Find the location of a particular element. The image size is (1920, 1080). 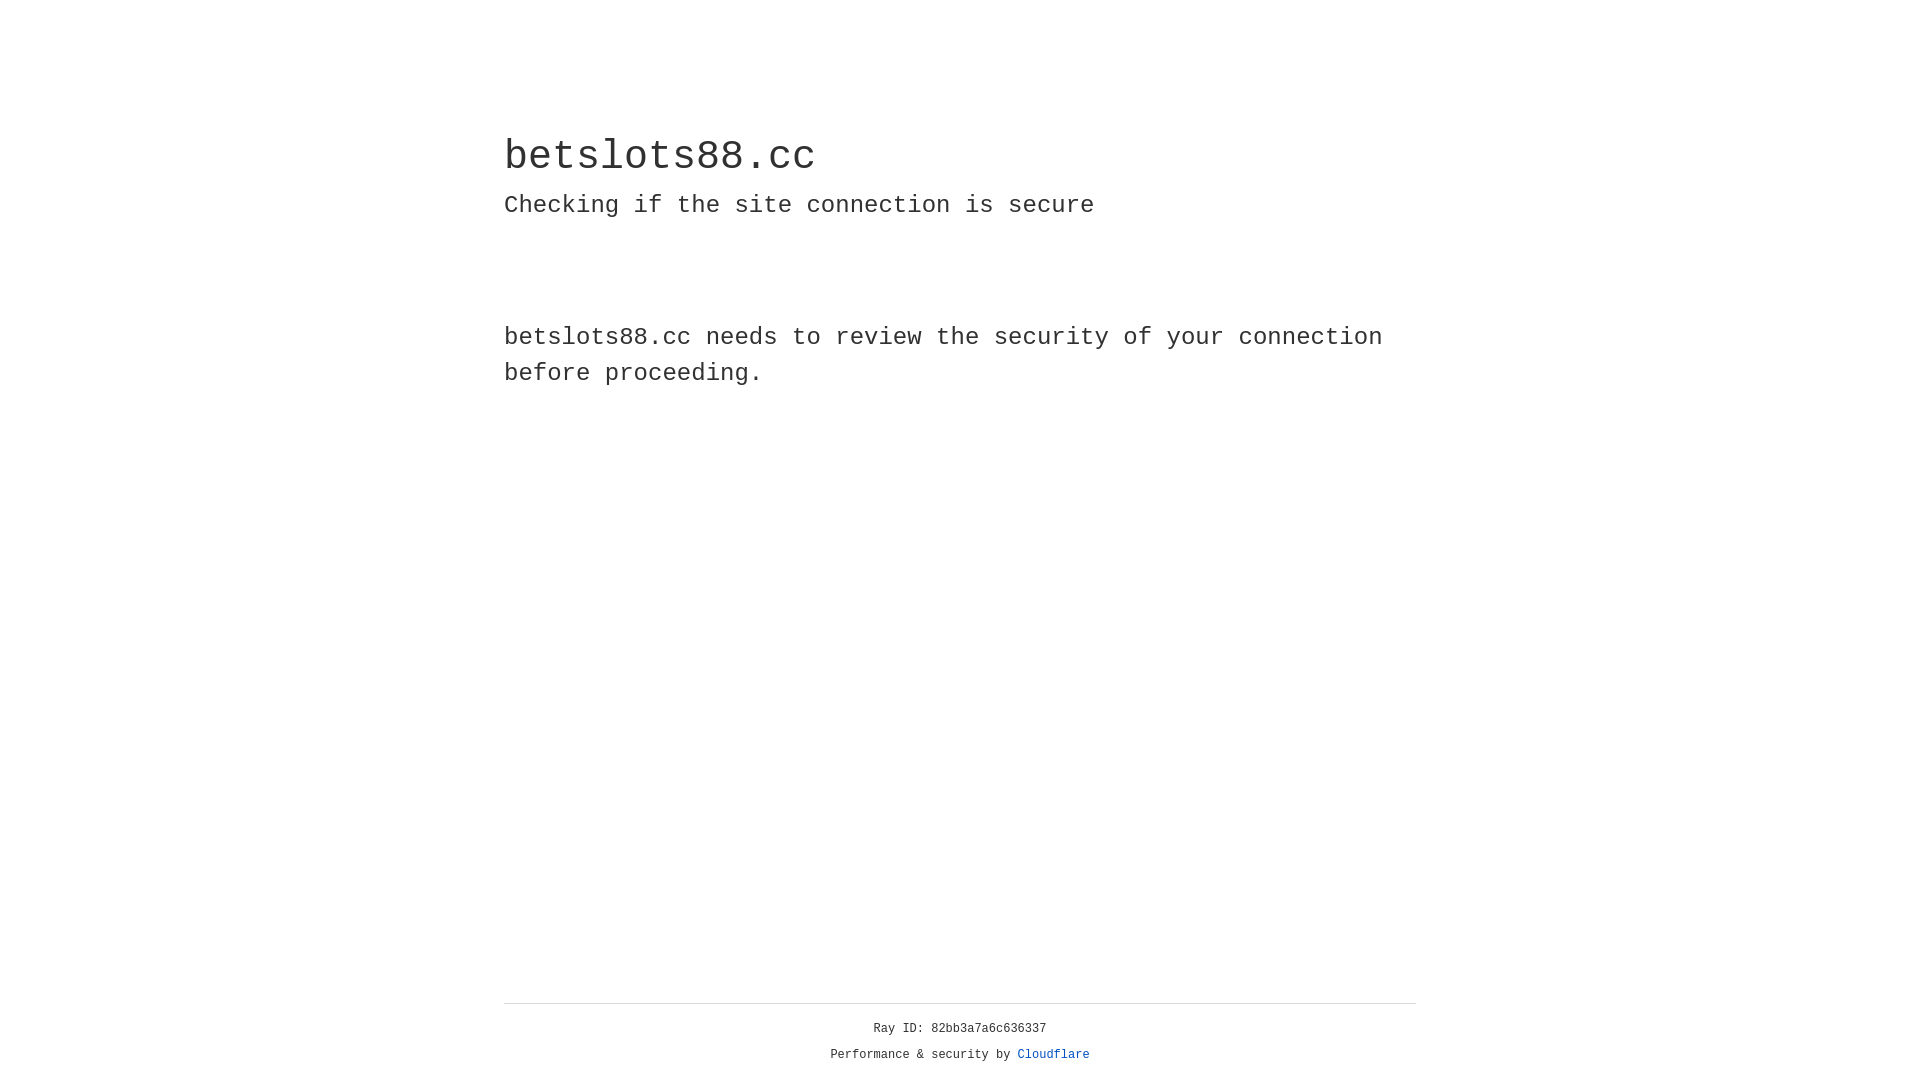

'Cloudflare' is located at coordinates (1053, 1054).